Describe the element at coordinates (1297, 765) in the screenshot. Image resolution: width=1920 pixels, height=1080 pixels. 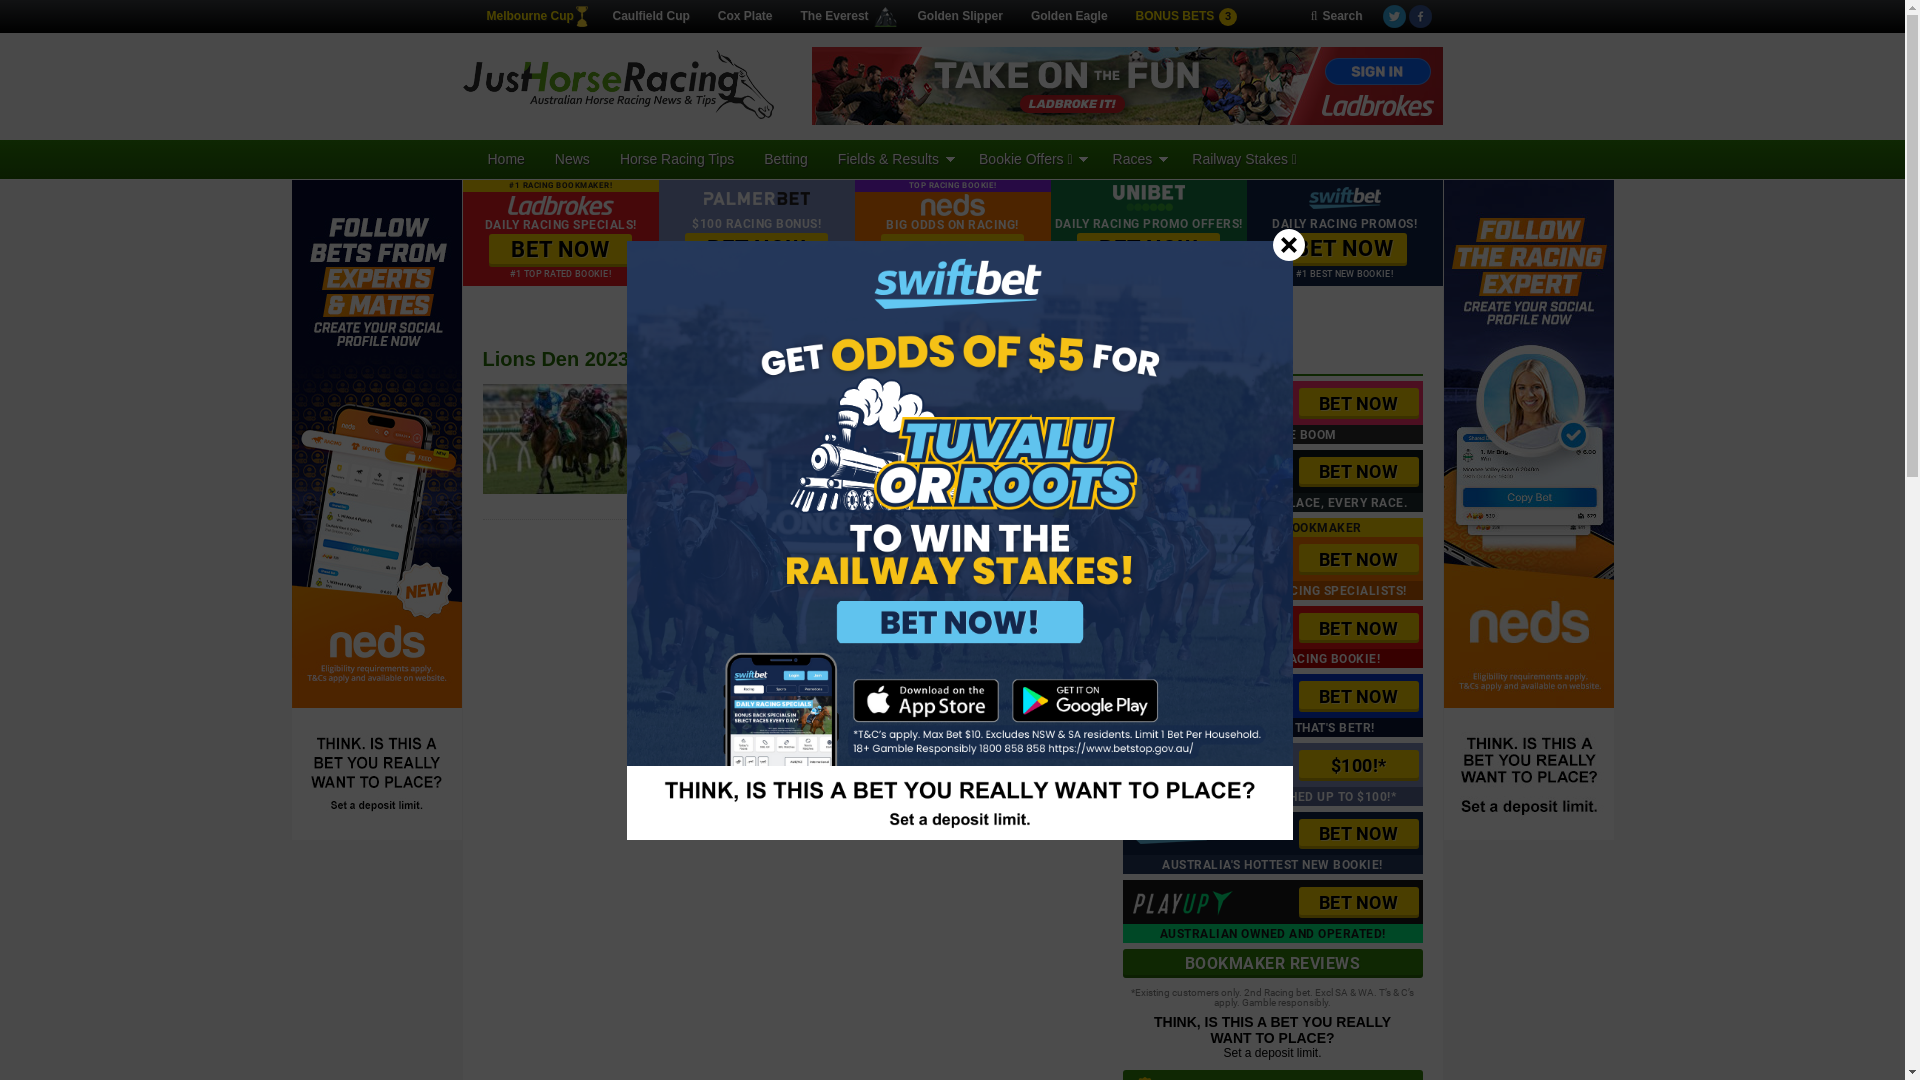
I see `'$100!*'` at that location.